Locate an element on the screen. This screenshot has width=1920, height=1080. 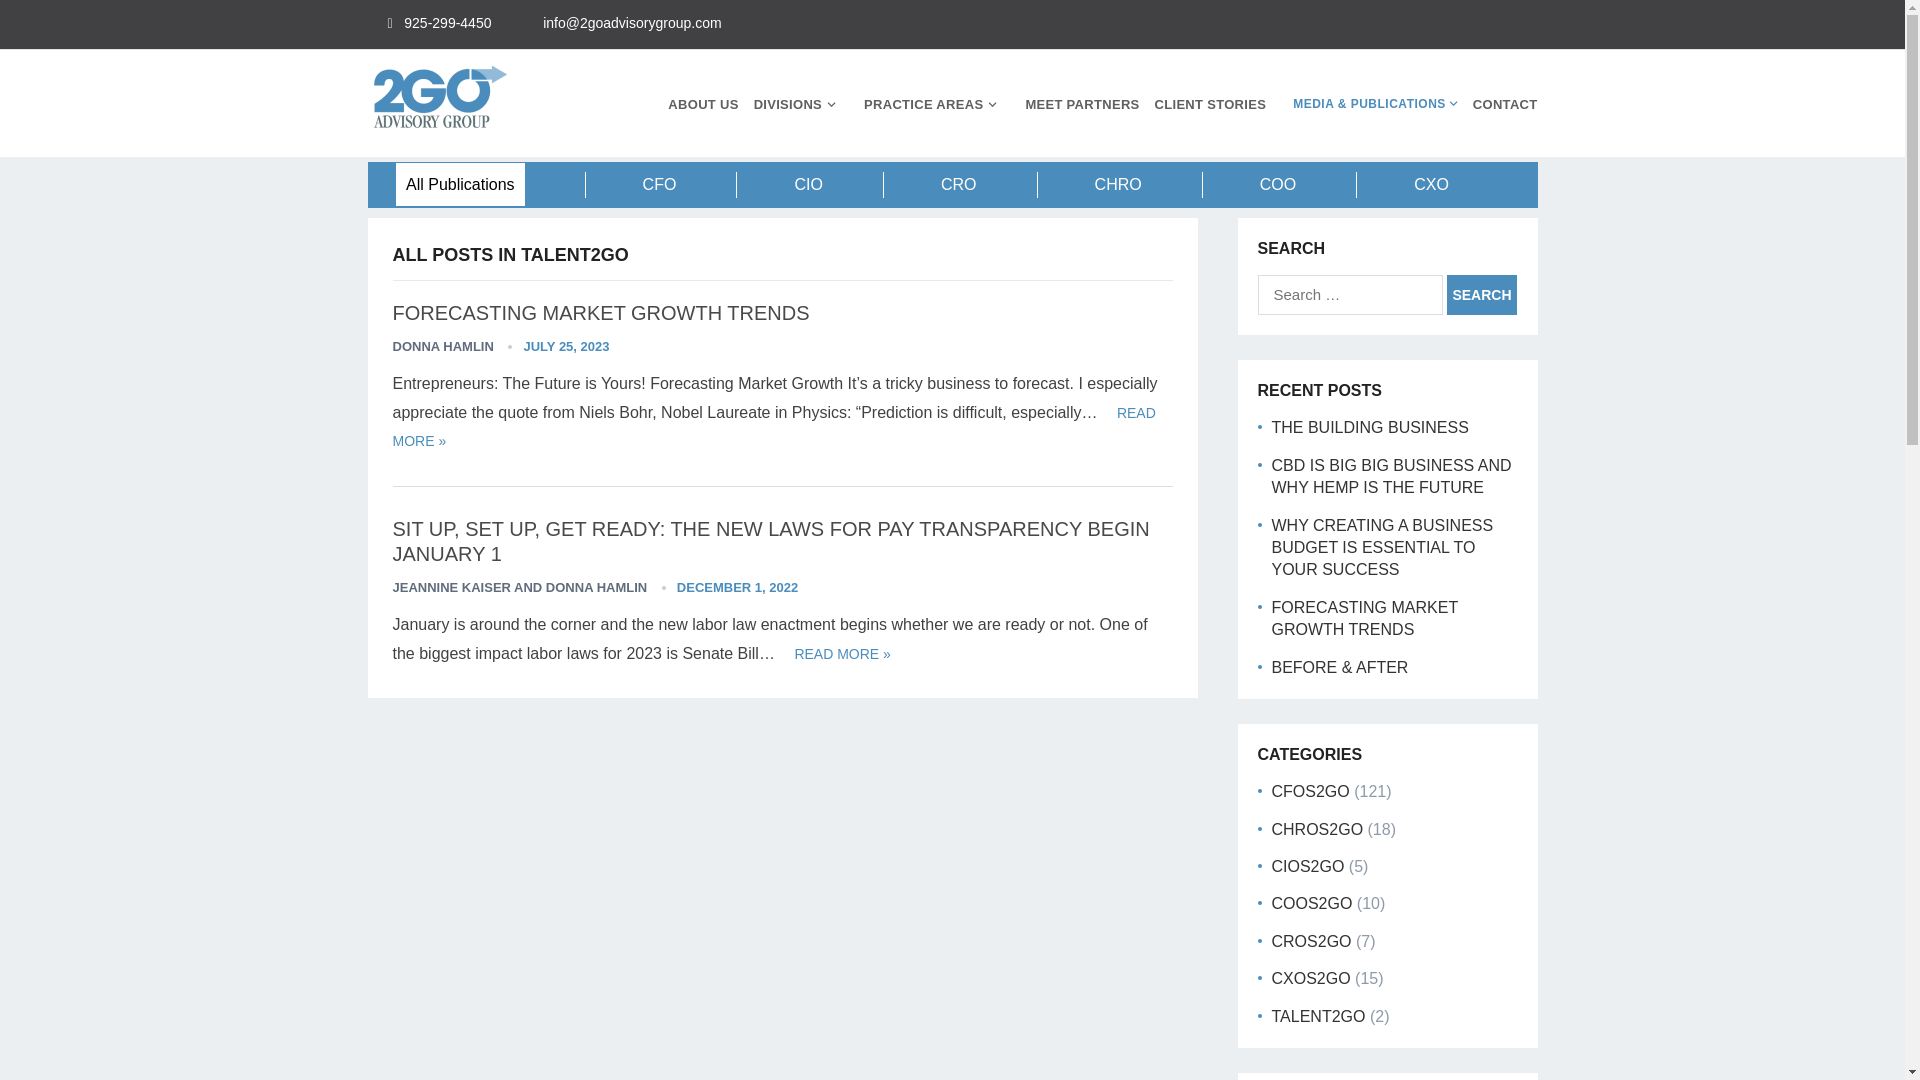
'MEDIA & PUBLICATIONS' is located at coordinates (1368, 104).